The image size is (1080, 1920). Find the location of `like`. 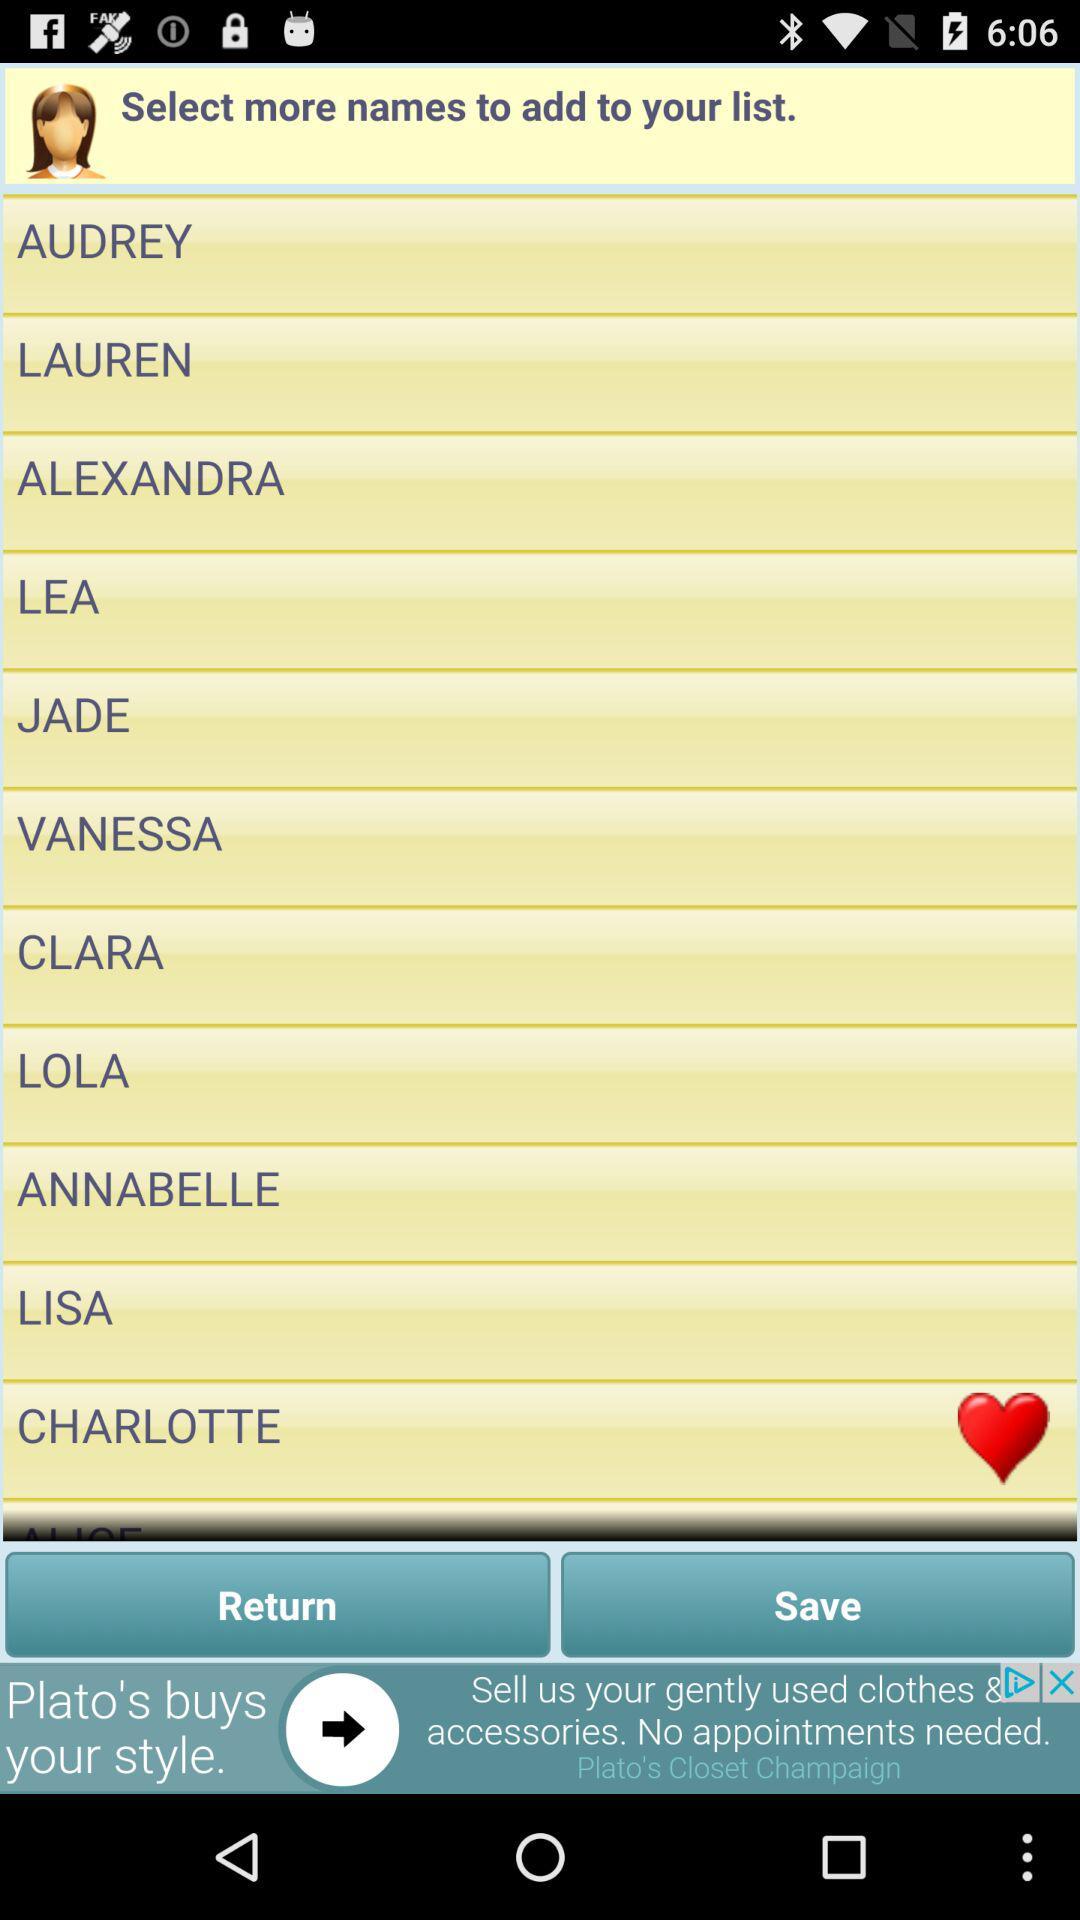

like is located at coordinates (1003, 1082).